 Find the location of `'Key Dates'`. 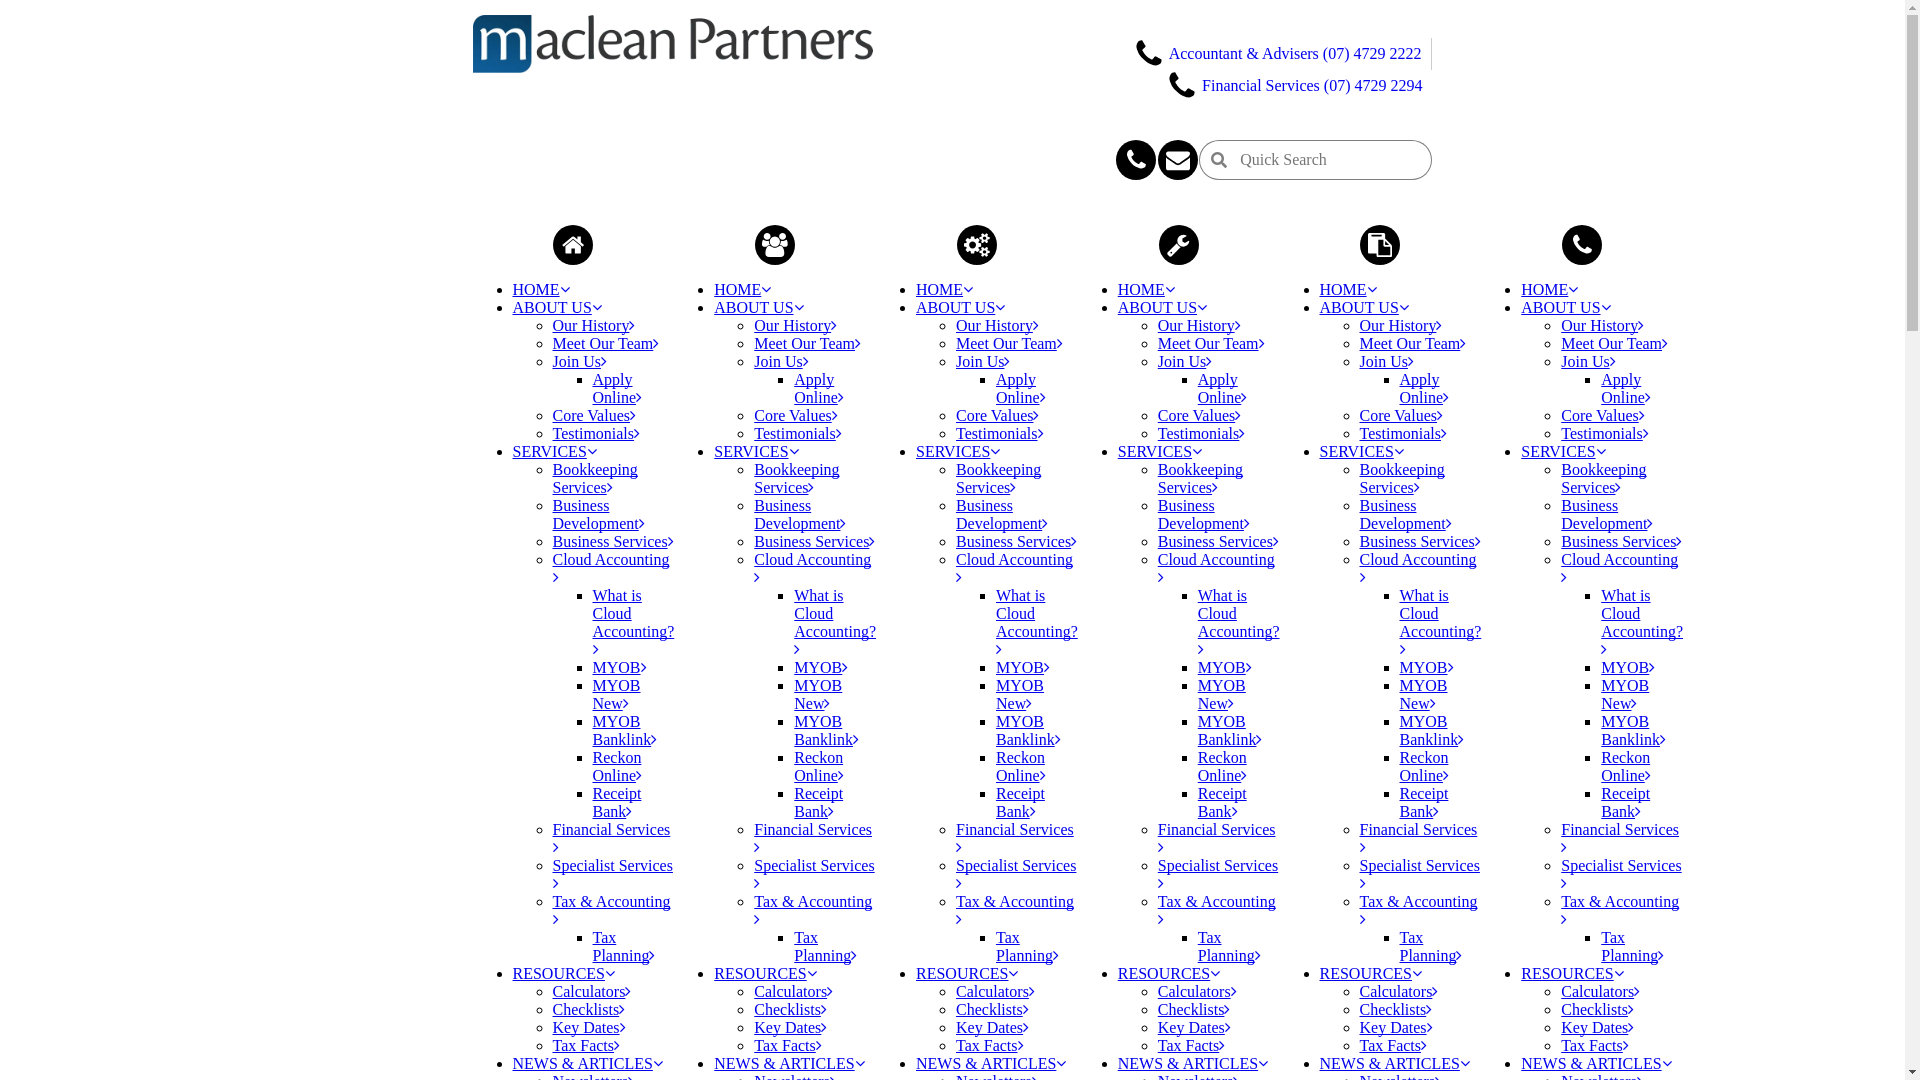

'Key Dates' is located at coordinates (587, 1027).